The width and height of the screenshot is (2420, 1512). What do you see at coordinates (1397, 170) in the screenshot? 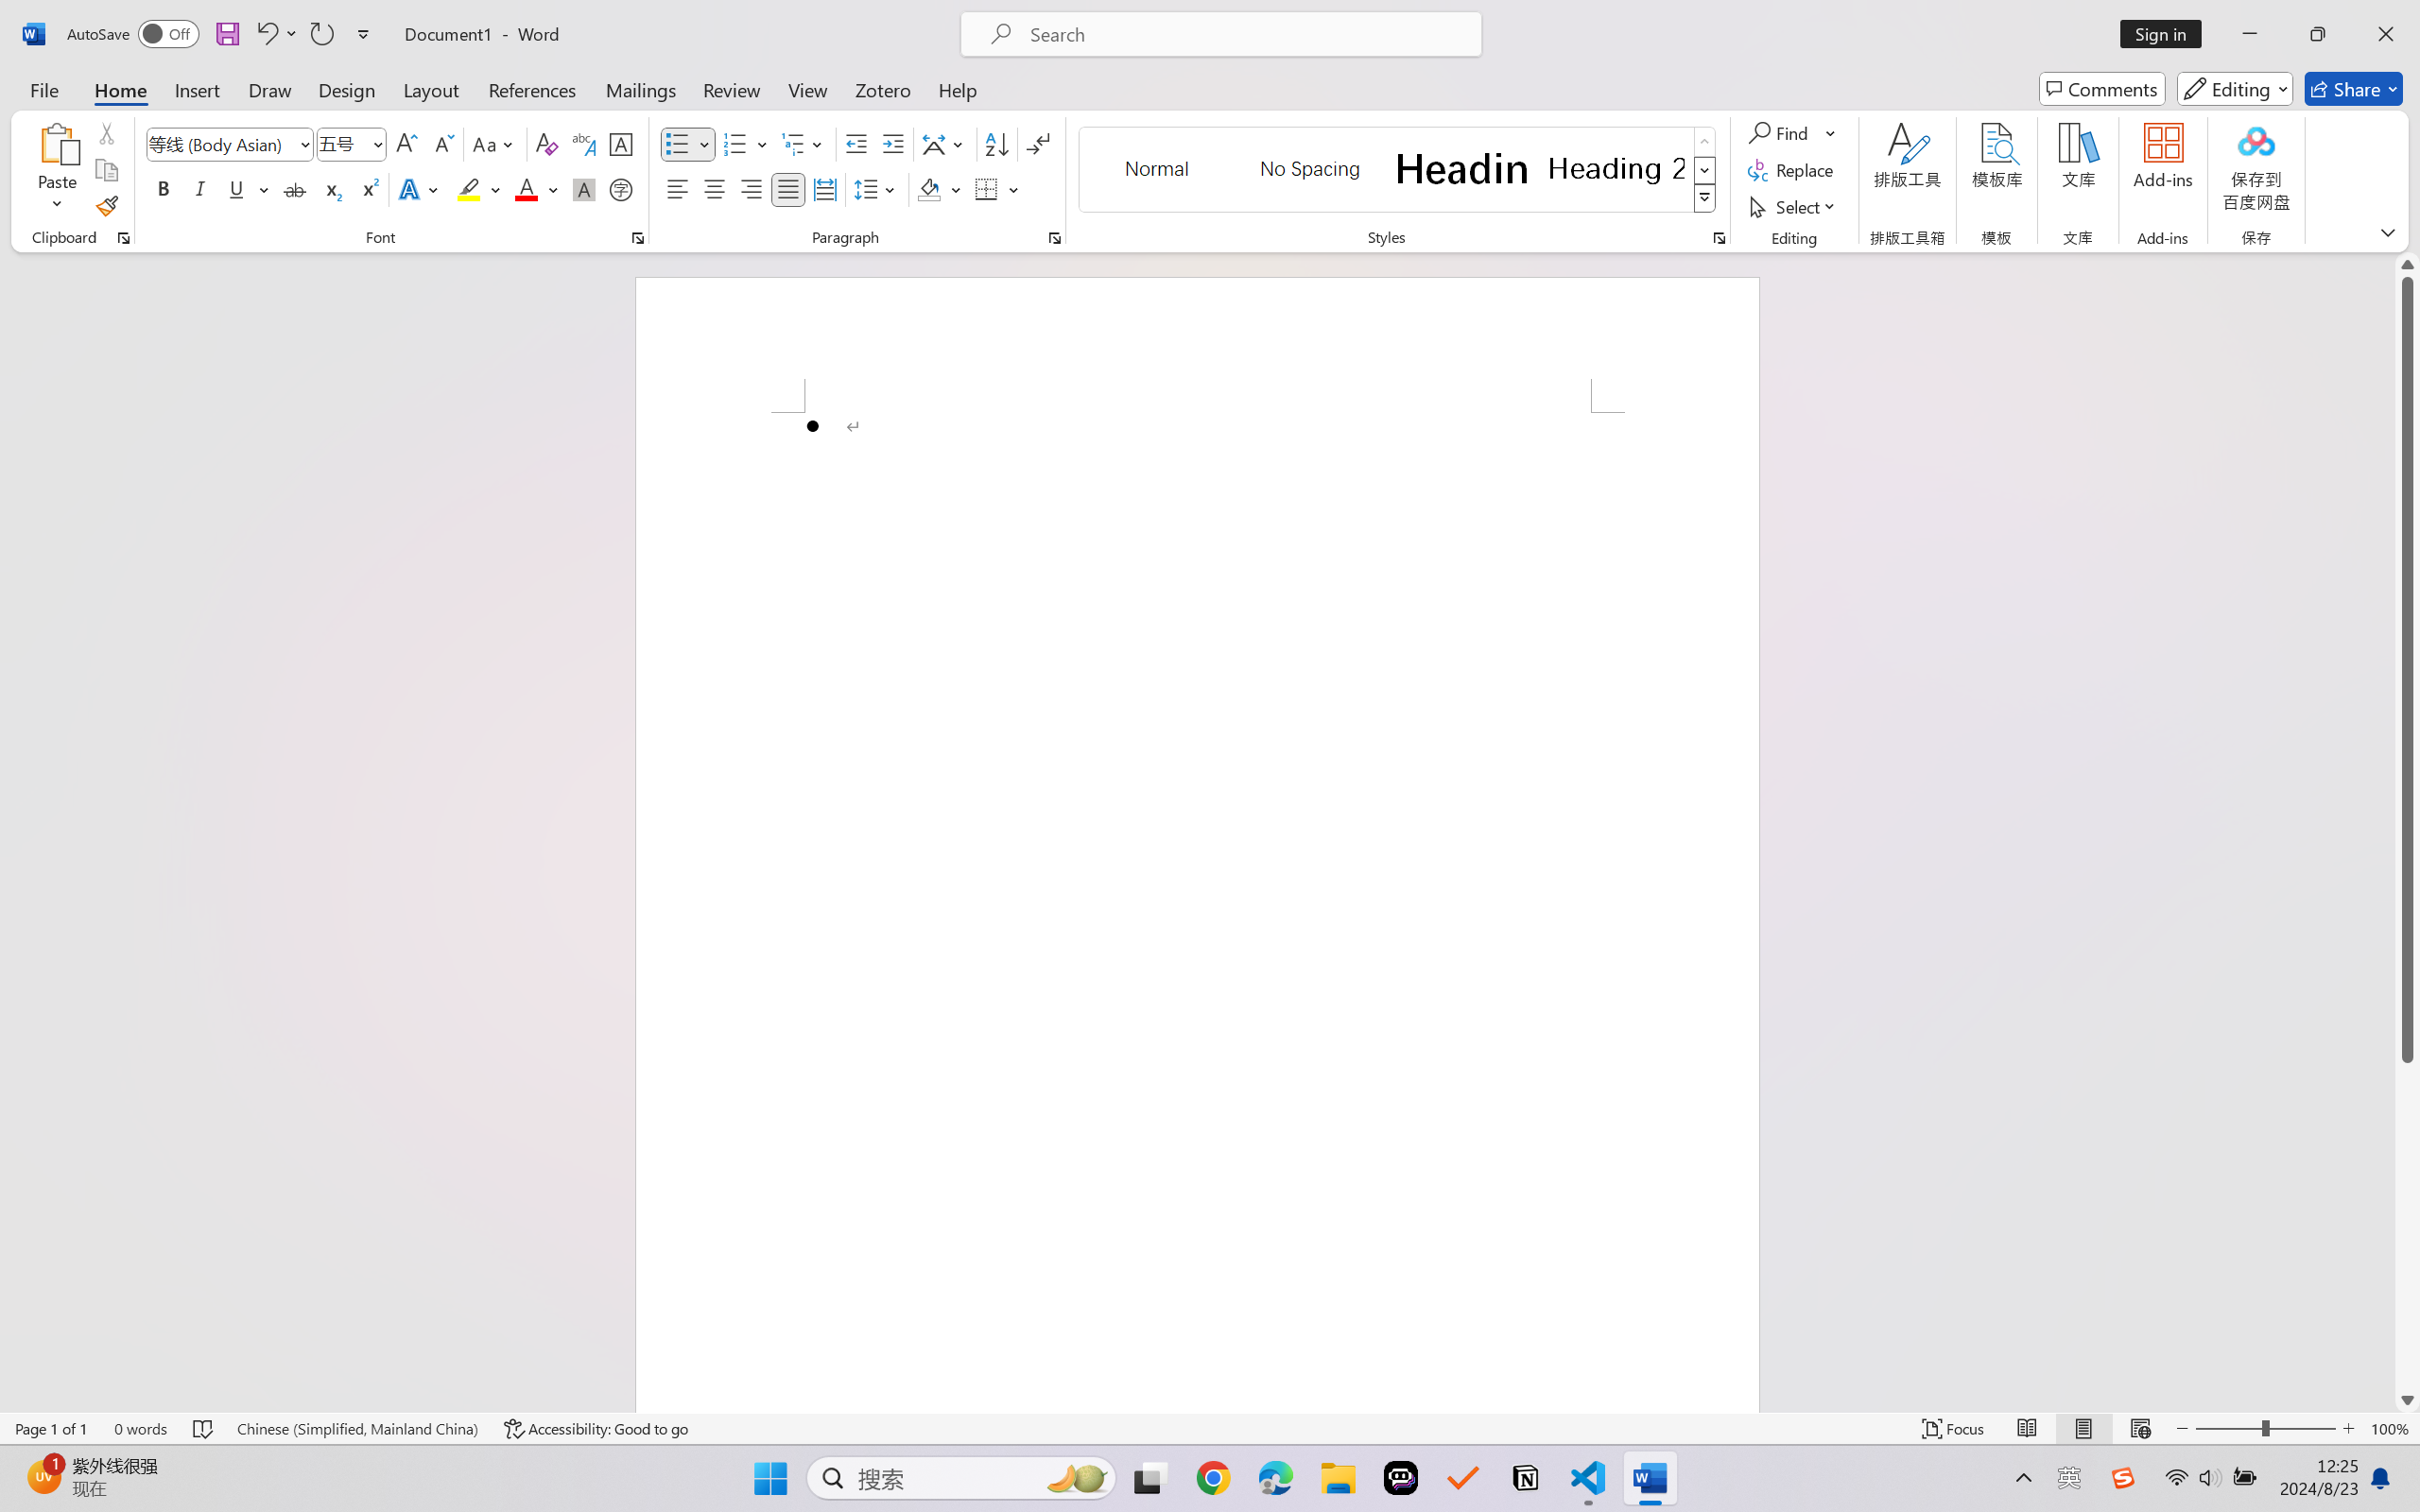
I see `'AutomationID: QuickStylesGallery'` at bounding box center [1397, 170].